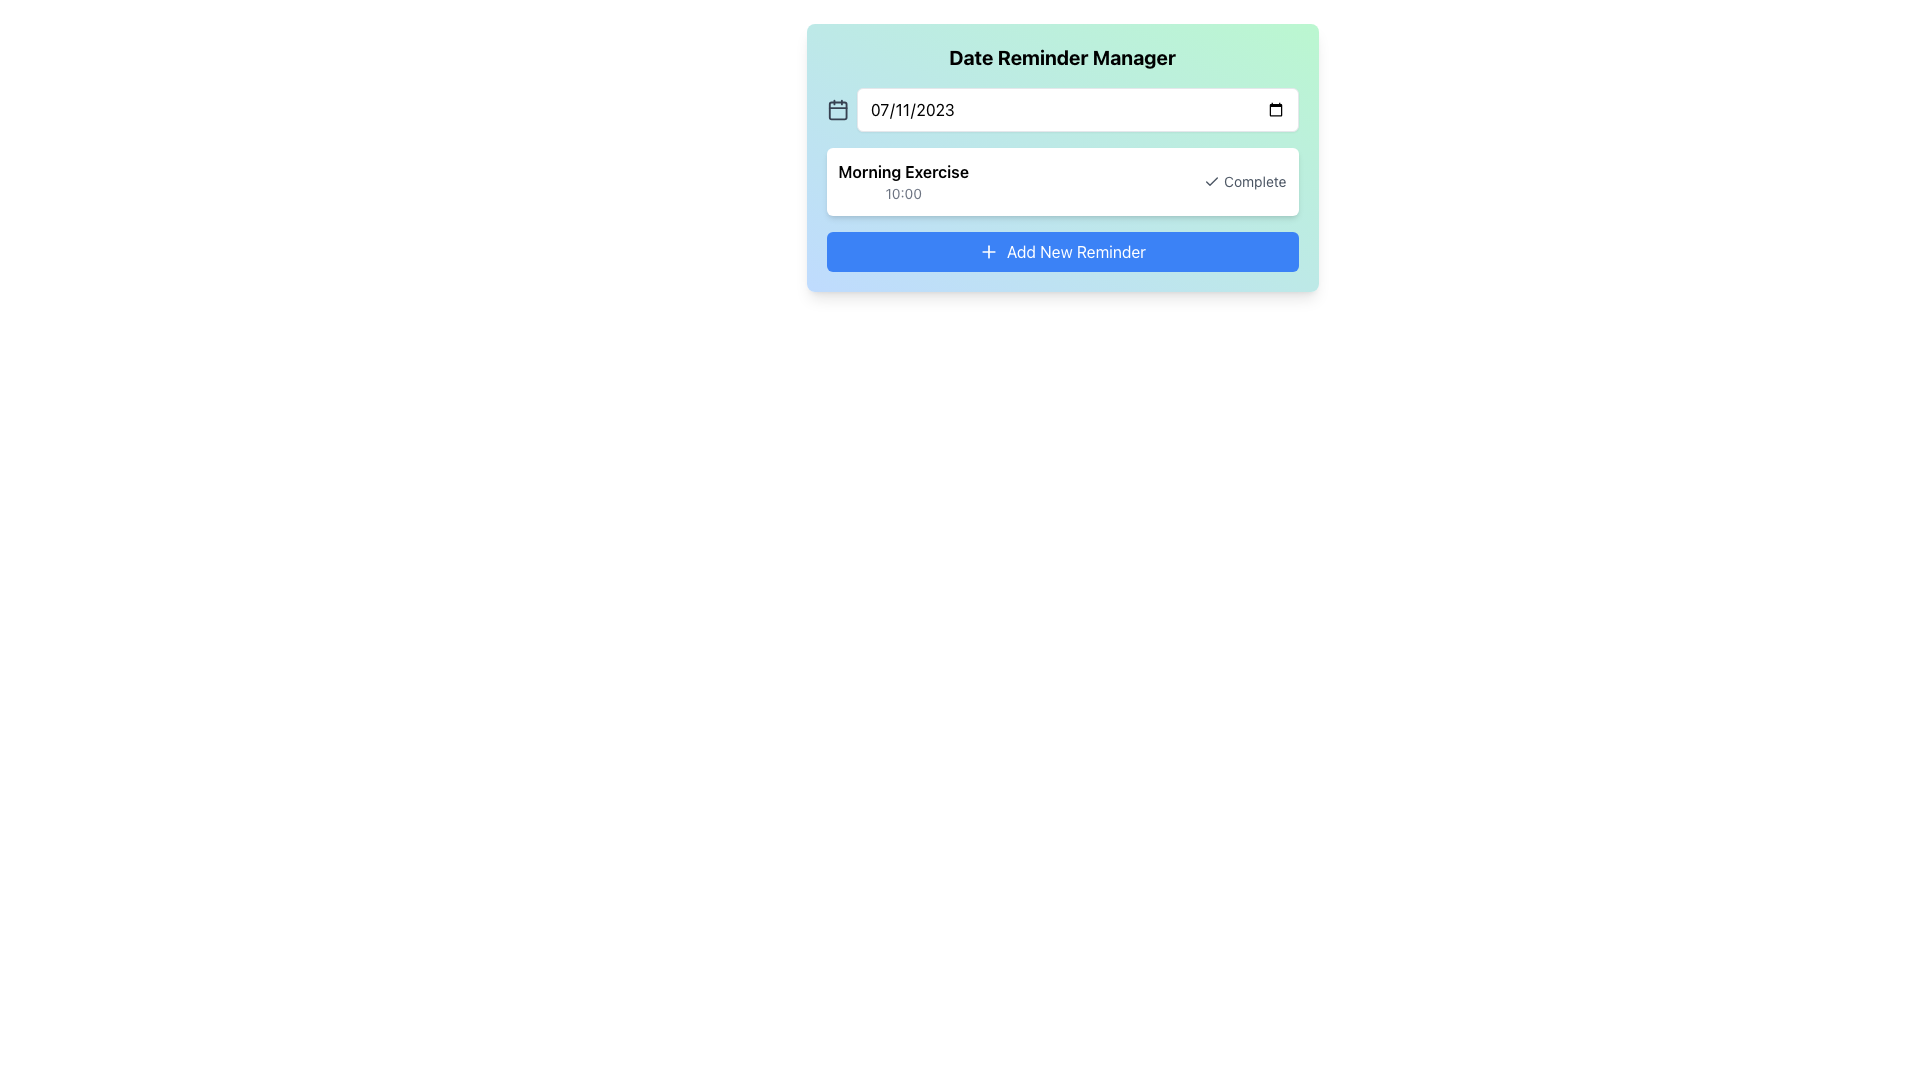  What do you see at coordinates (837, 110) in the screenshot?
I see `the calendar icon element, which is positioned at the far left of a section containing a date input field and a button, situated directly before the date input field` at bounding box center [837, 110].